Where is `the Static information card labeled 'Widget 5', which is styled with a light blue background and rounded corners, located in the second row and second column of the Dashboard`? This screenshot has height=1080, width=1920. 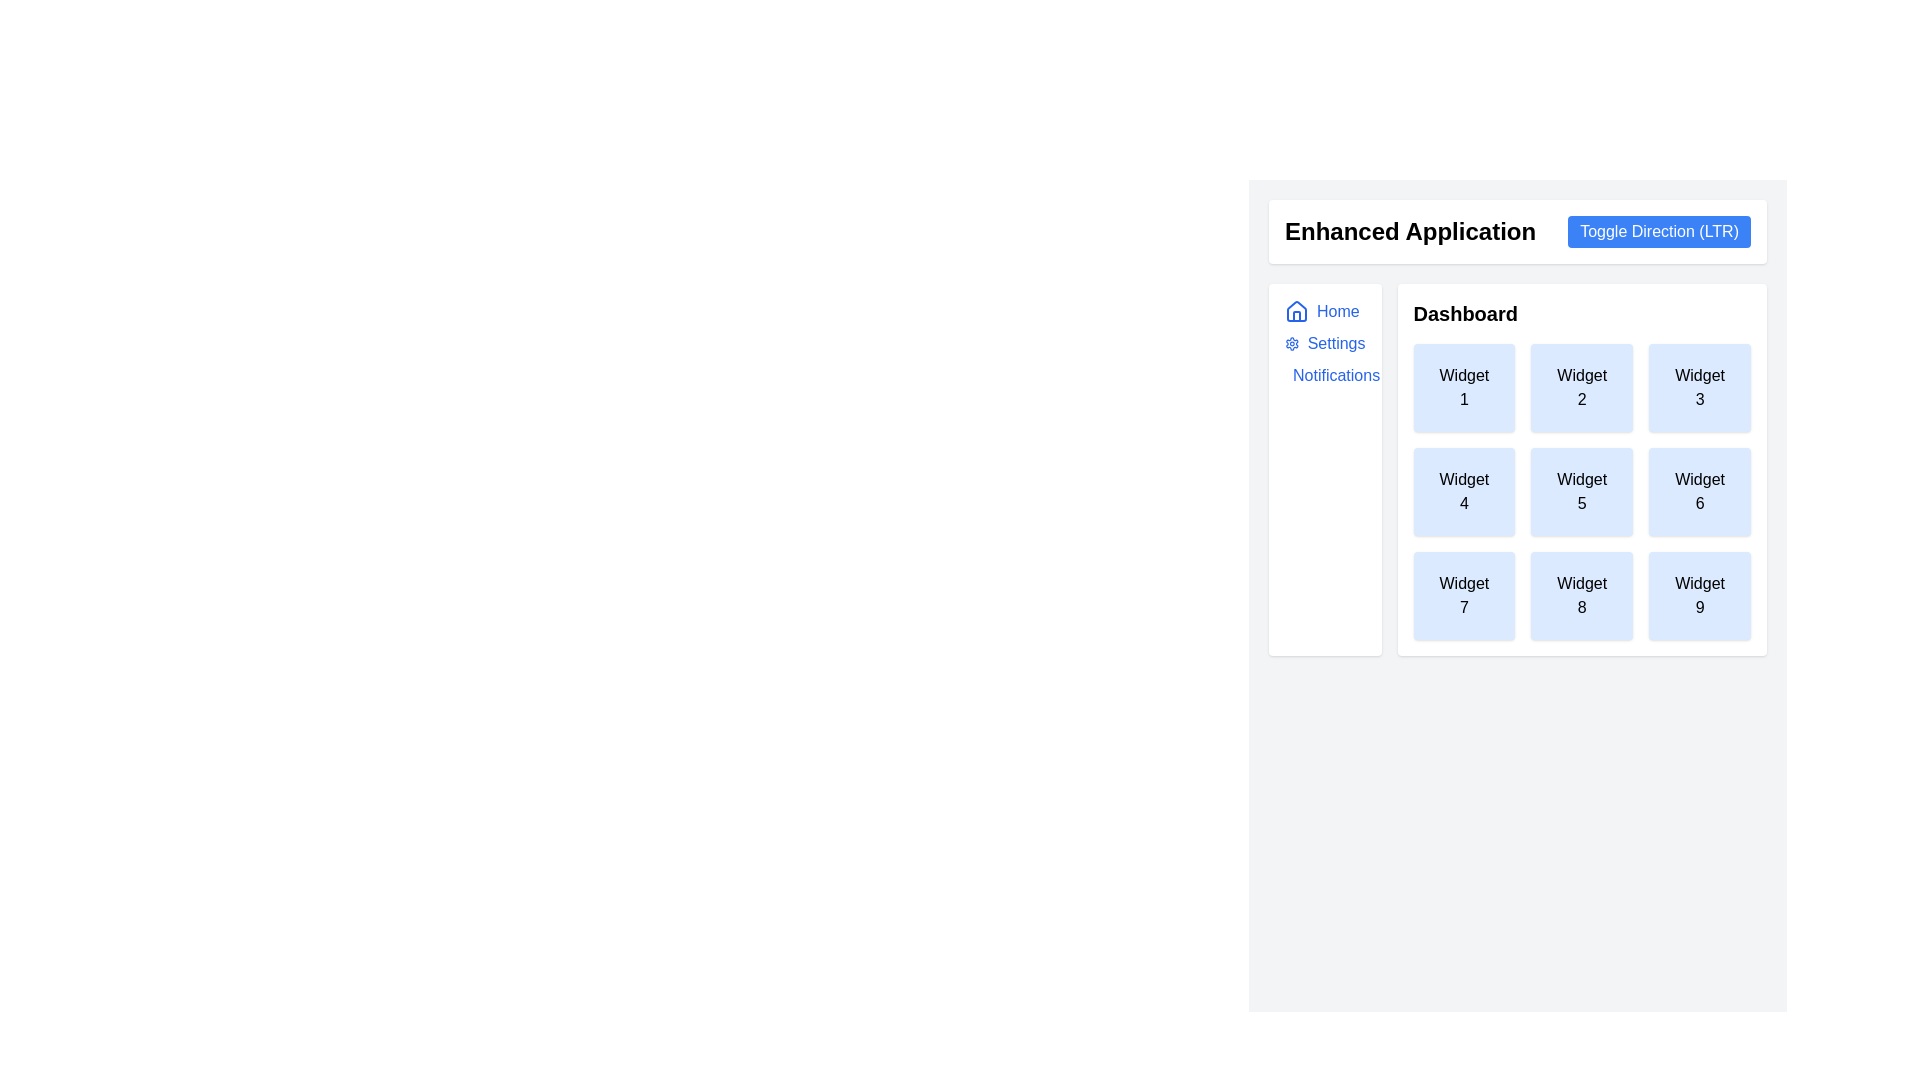 the Static information card labeled 'Widget 5', which is styled with a light blue background and rounded corners, located in the second row and second column of the Dashboard is located at coordinates (1581, 492).